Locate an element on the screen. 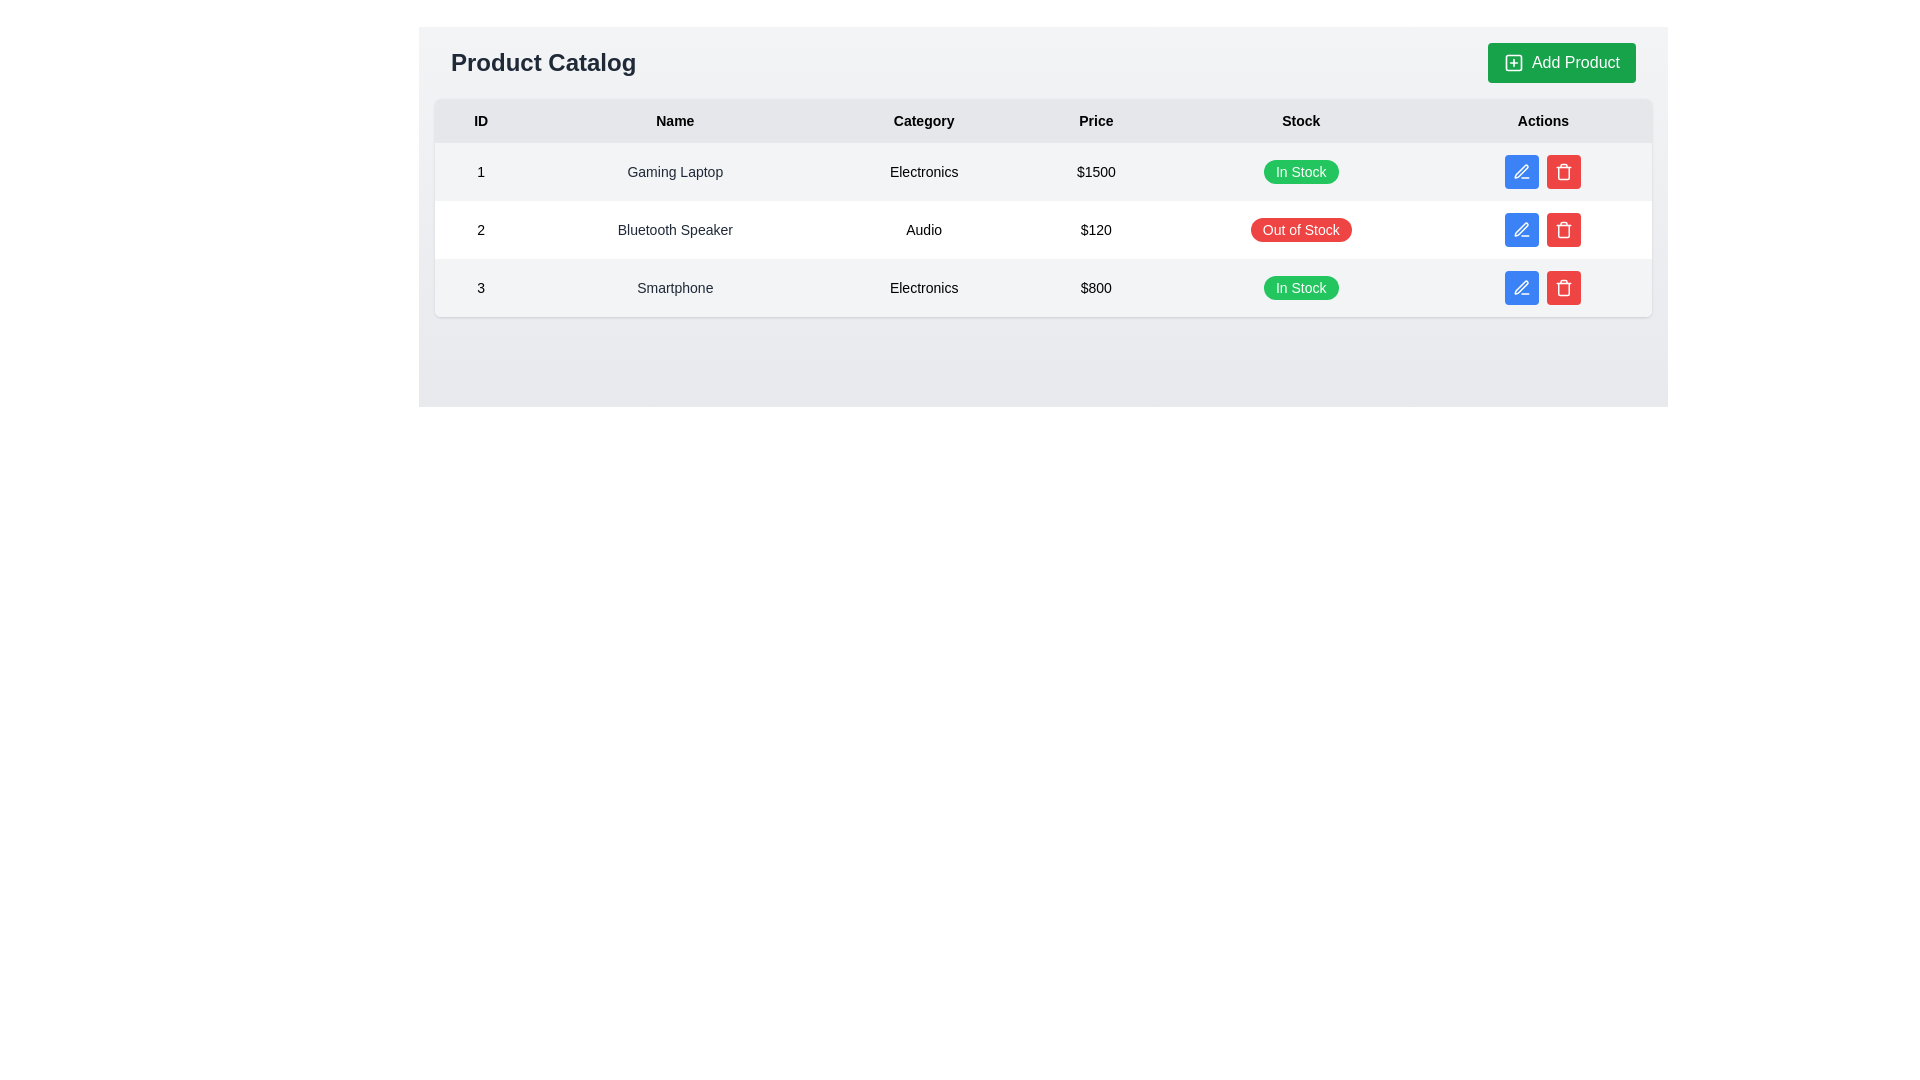 The width and height of the screenshot is (1920, 1080). the 'Price' text label, which is the fourth column header in a table layout, located between 'Category' and 'Stock' is located at coordinates (1095, 120).